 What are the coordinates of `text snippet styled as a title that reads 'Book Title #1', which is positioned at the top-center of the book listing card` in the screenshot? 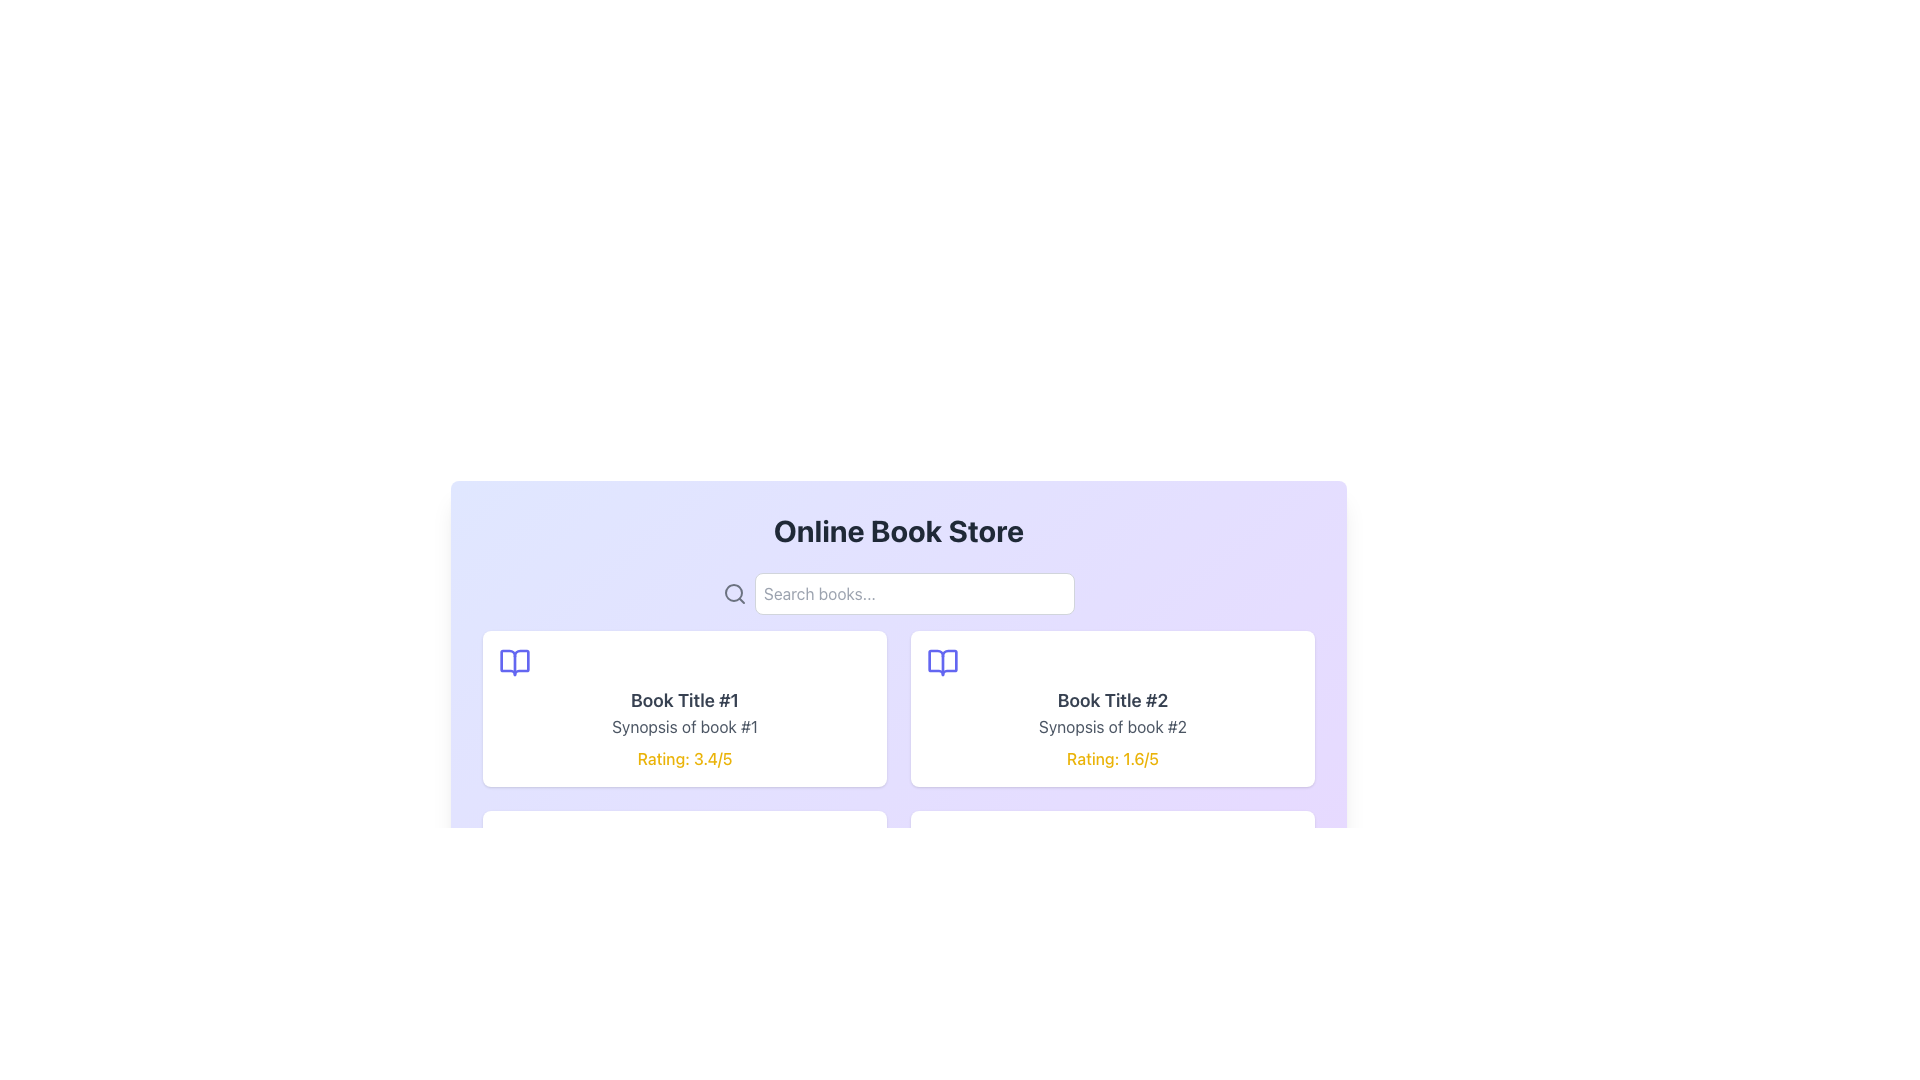 It's located at (685, 700).